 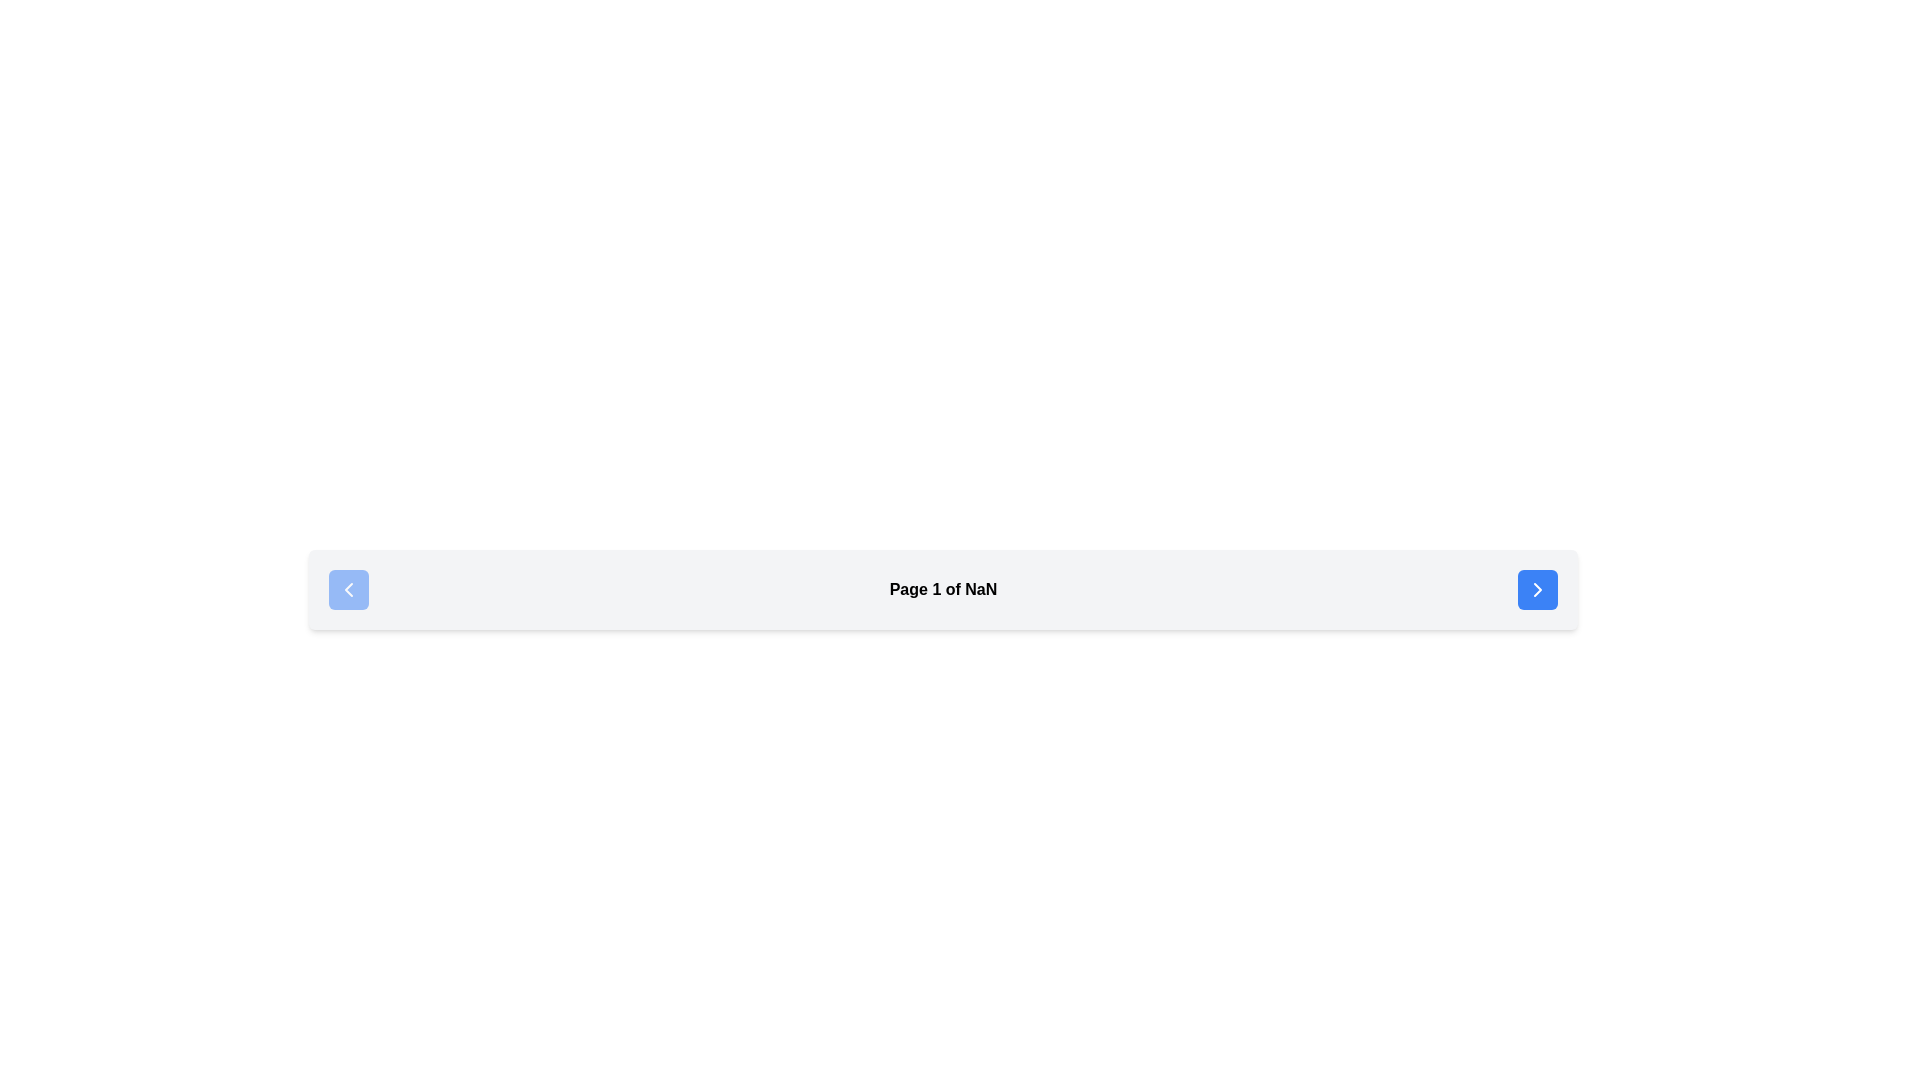 I want to click on the left chevron icon inside the blue circular button located at the left end of the navigation bar, so click(x=349, y=589).